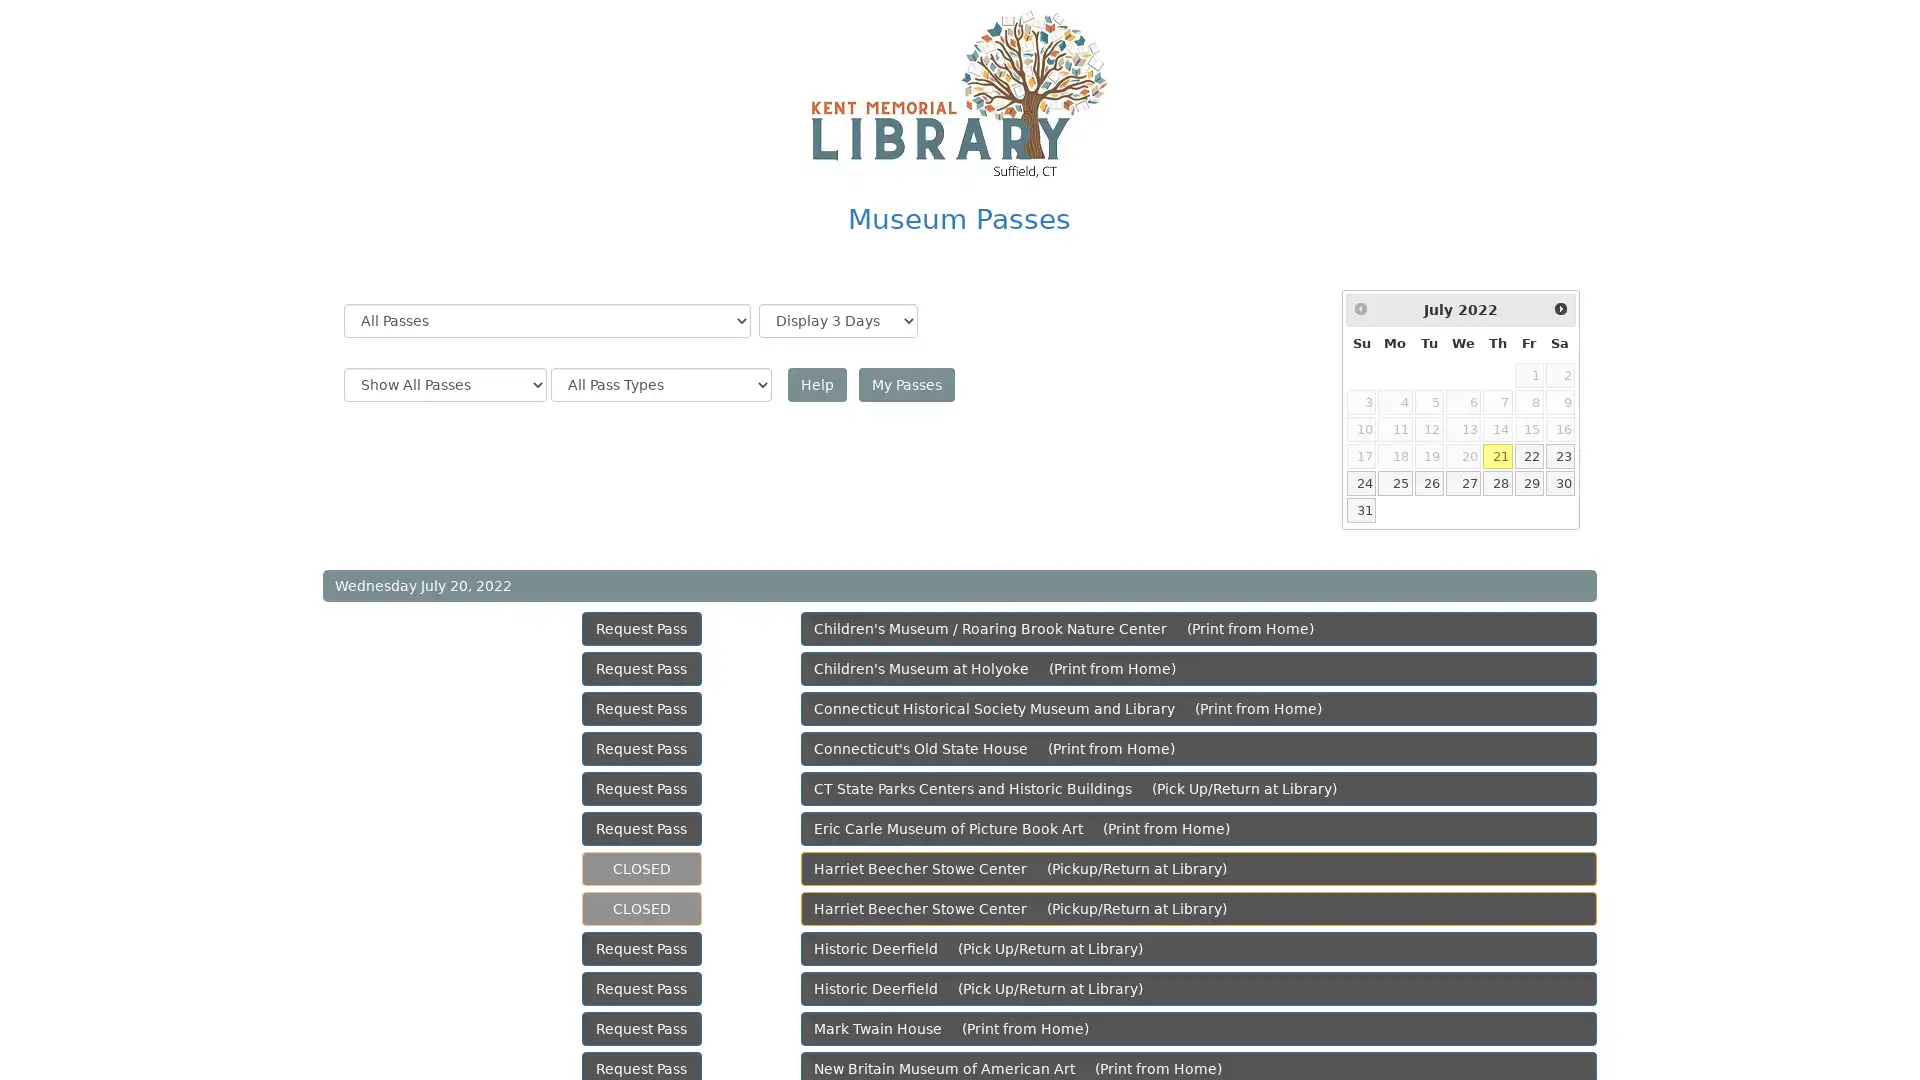 This screenshot has height=1080, width=1920. Describe the element at coordinates (816, 385) in the screenshot. I see `Help` at that location.